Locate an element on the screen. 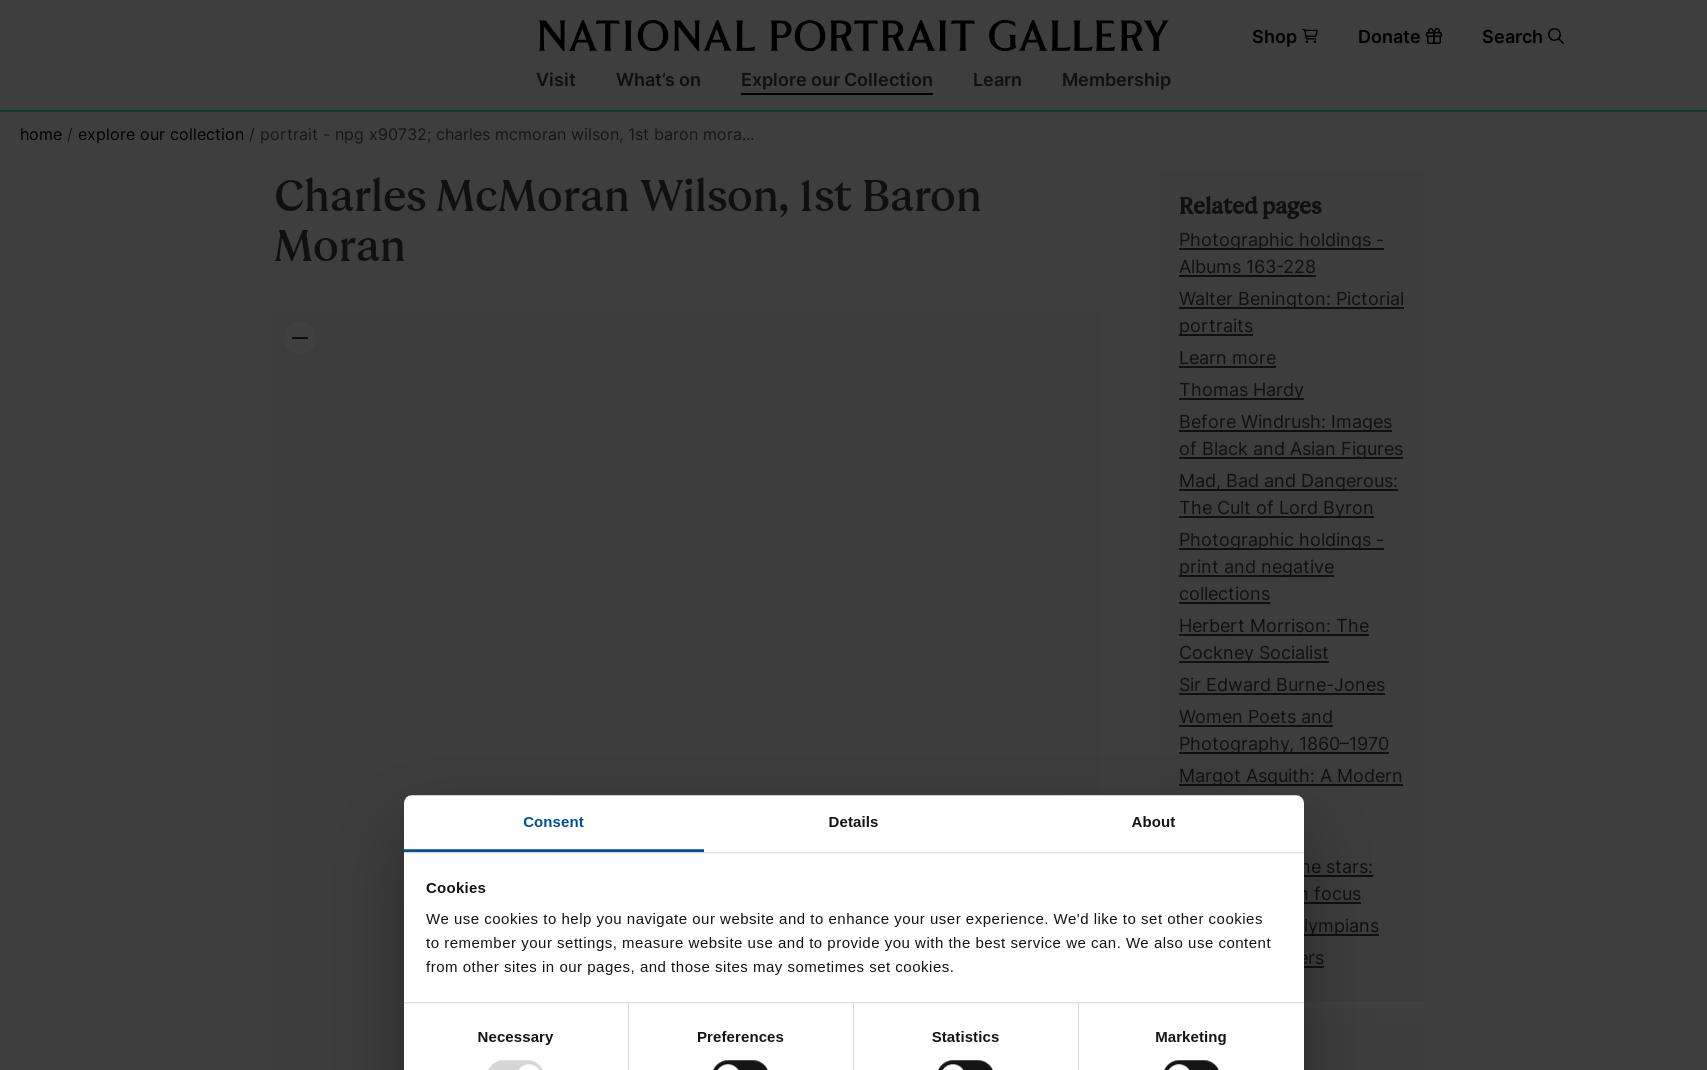  '/ Portrait - NPG x90732; Charles McMoran Wilson, 1st Baron Mora...' is located at coordinates (498, 133).